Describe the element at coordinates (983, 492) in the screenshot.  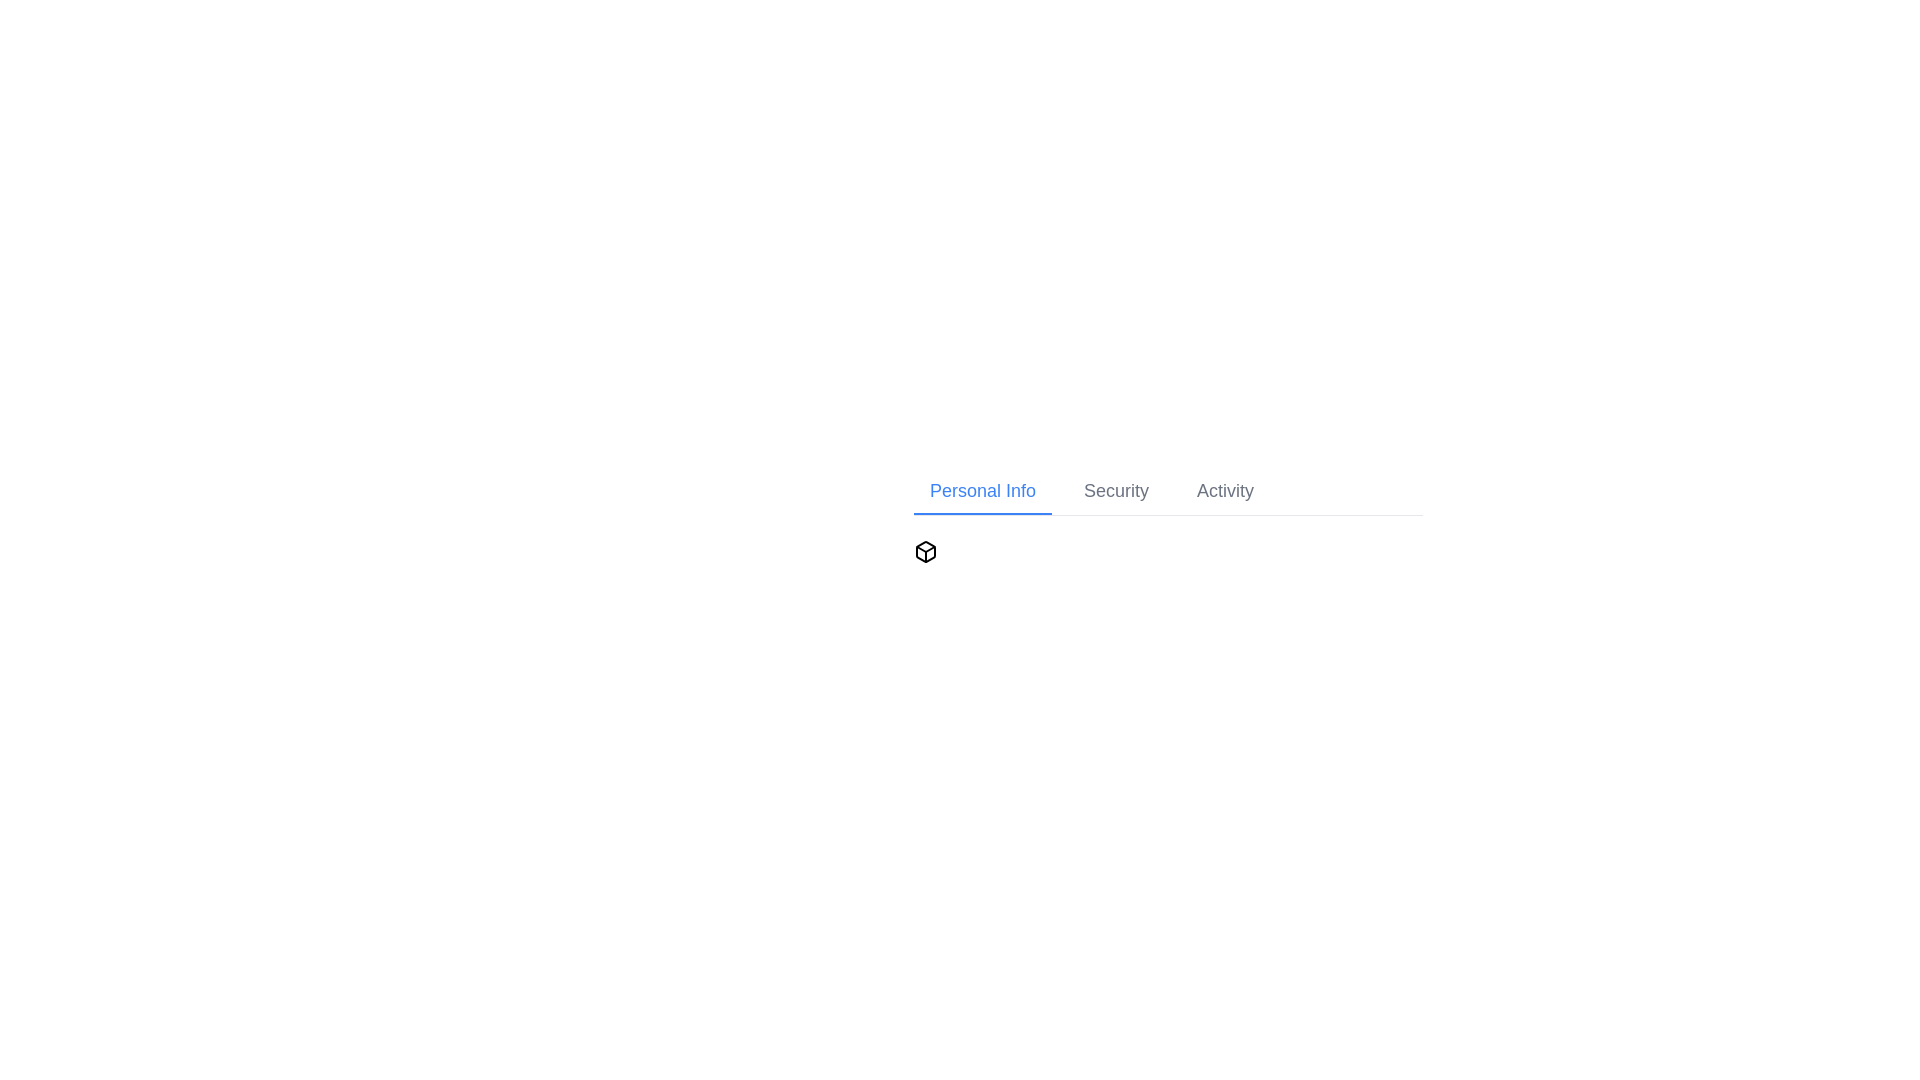
I see `the Personal Info tab in the navigation bar` at that location.